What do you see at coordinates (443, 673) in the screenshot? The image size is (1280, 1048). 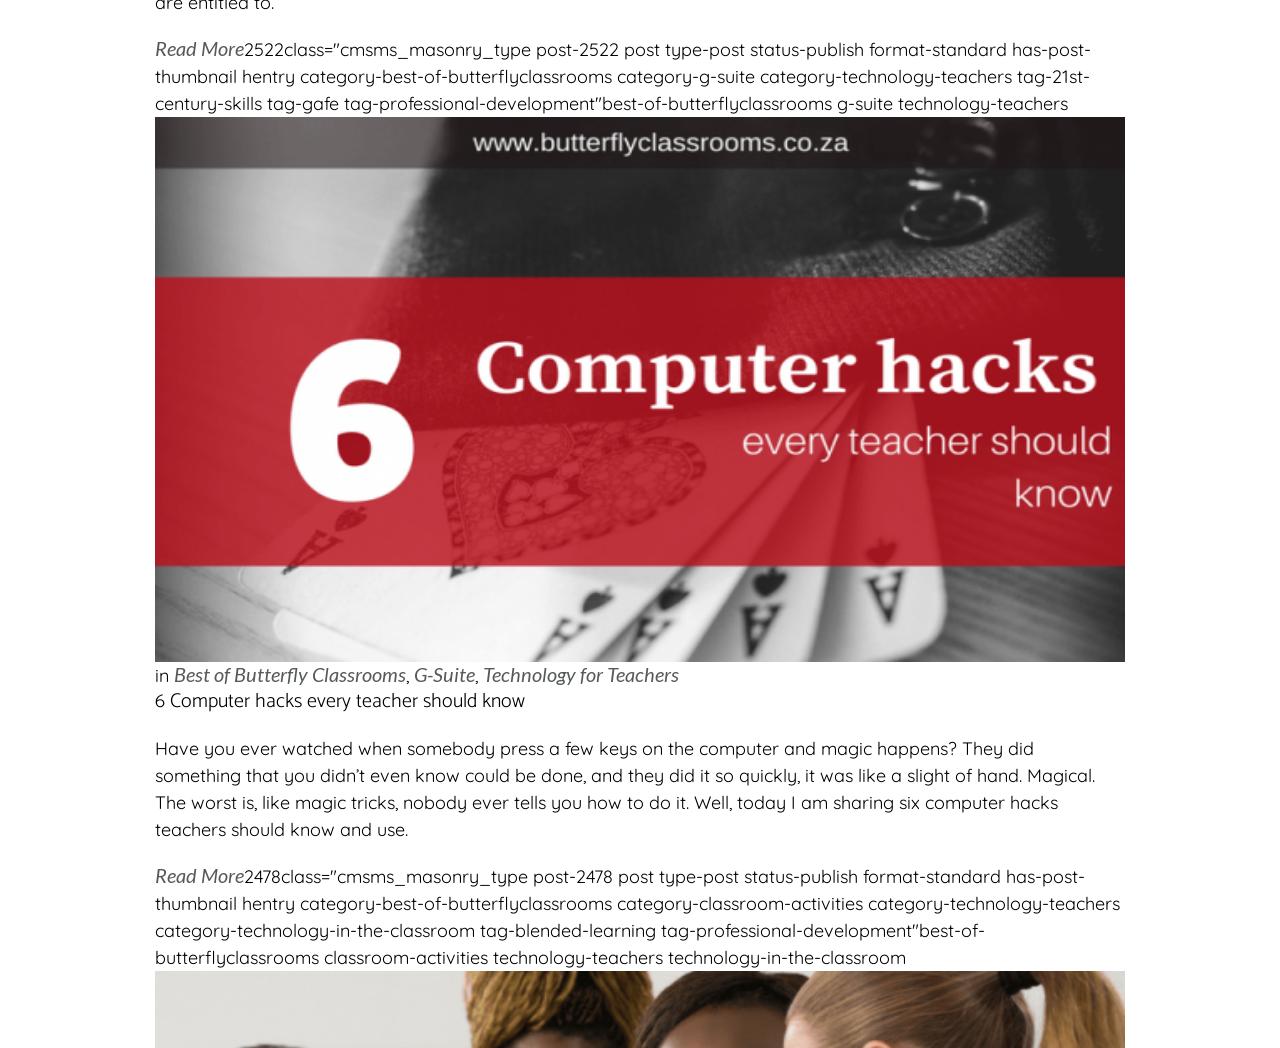 I see `'G-Suite'` at bounding box center [443, 673].